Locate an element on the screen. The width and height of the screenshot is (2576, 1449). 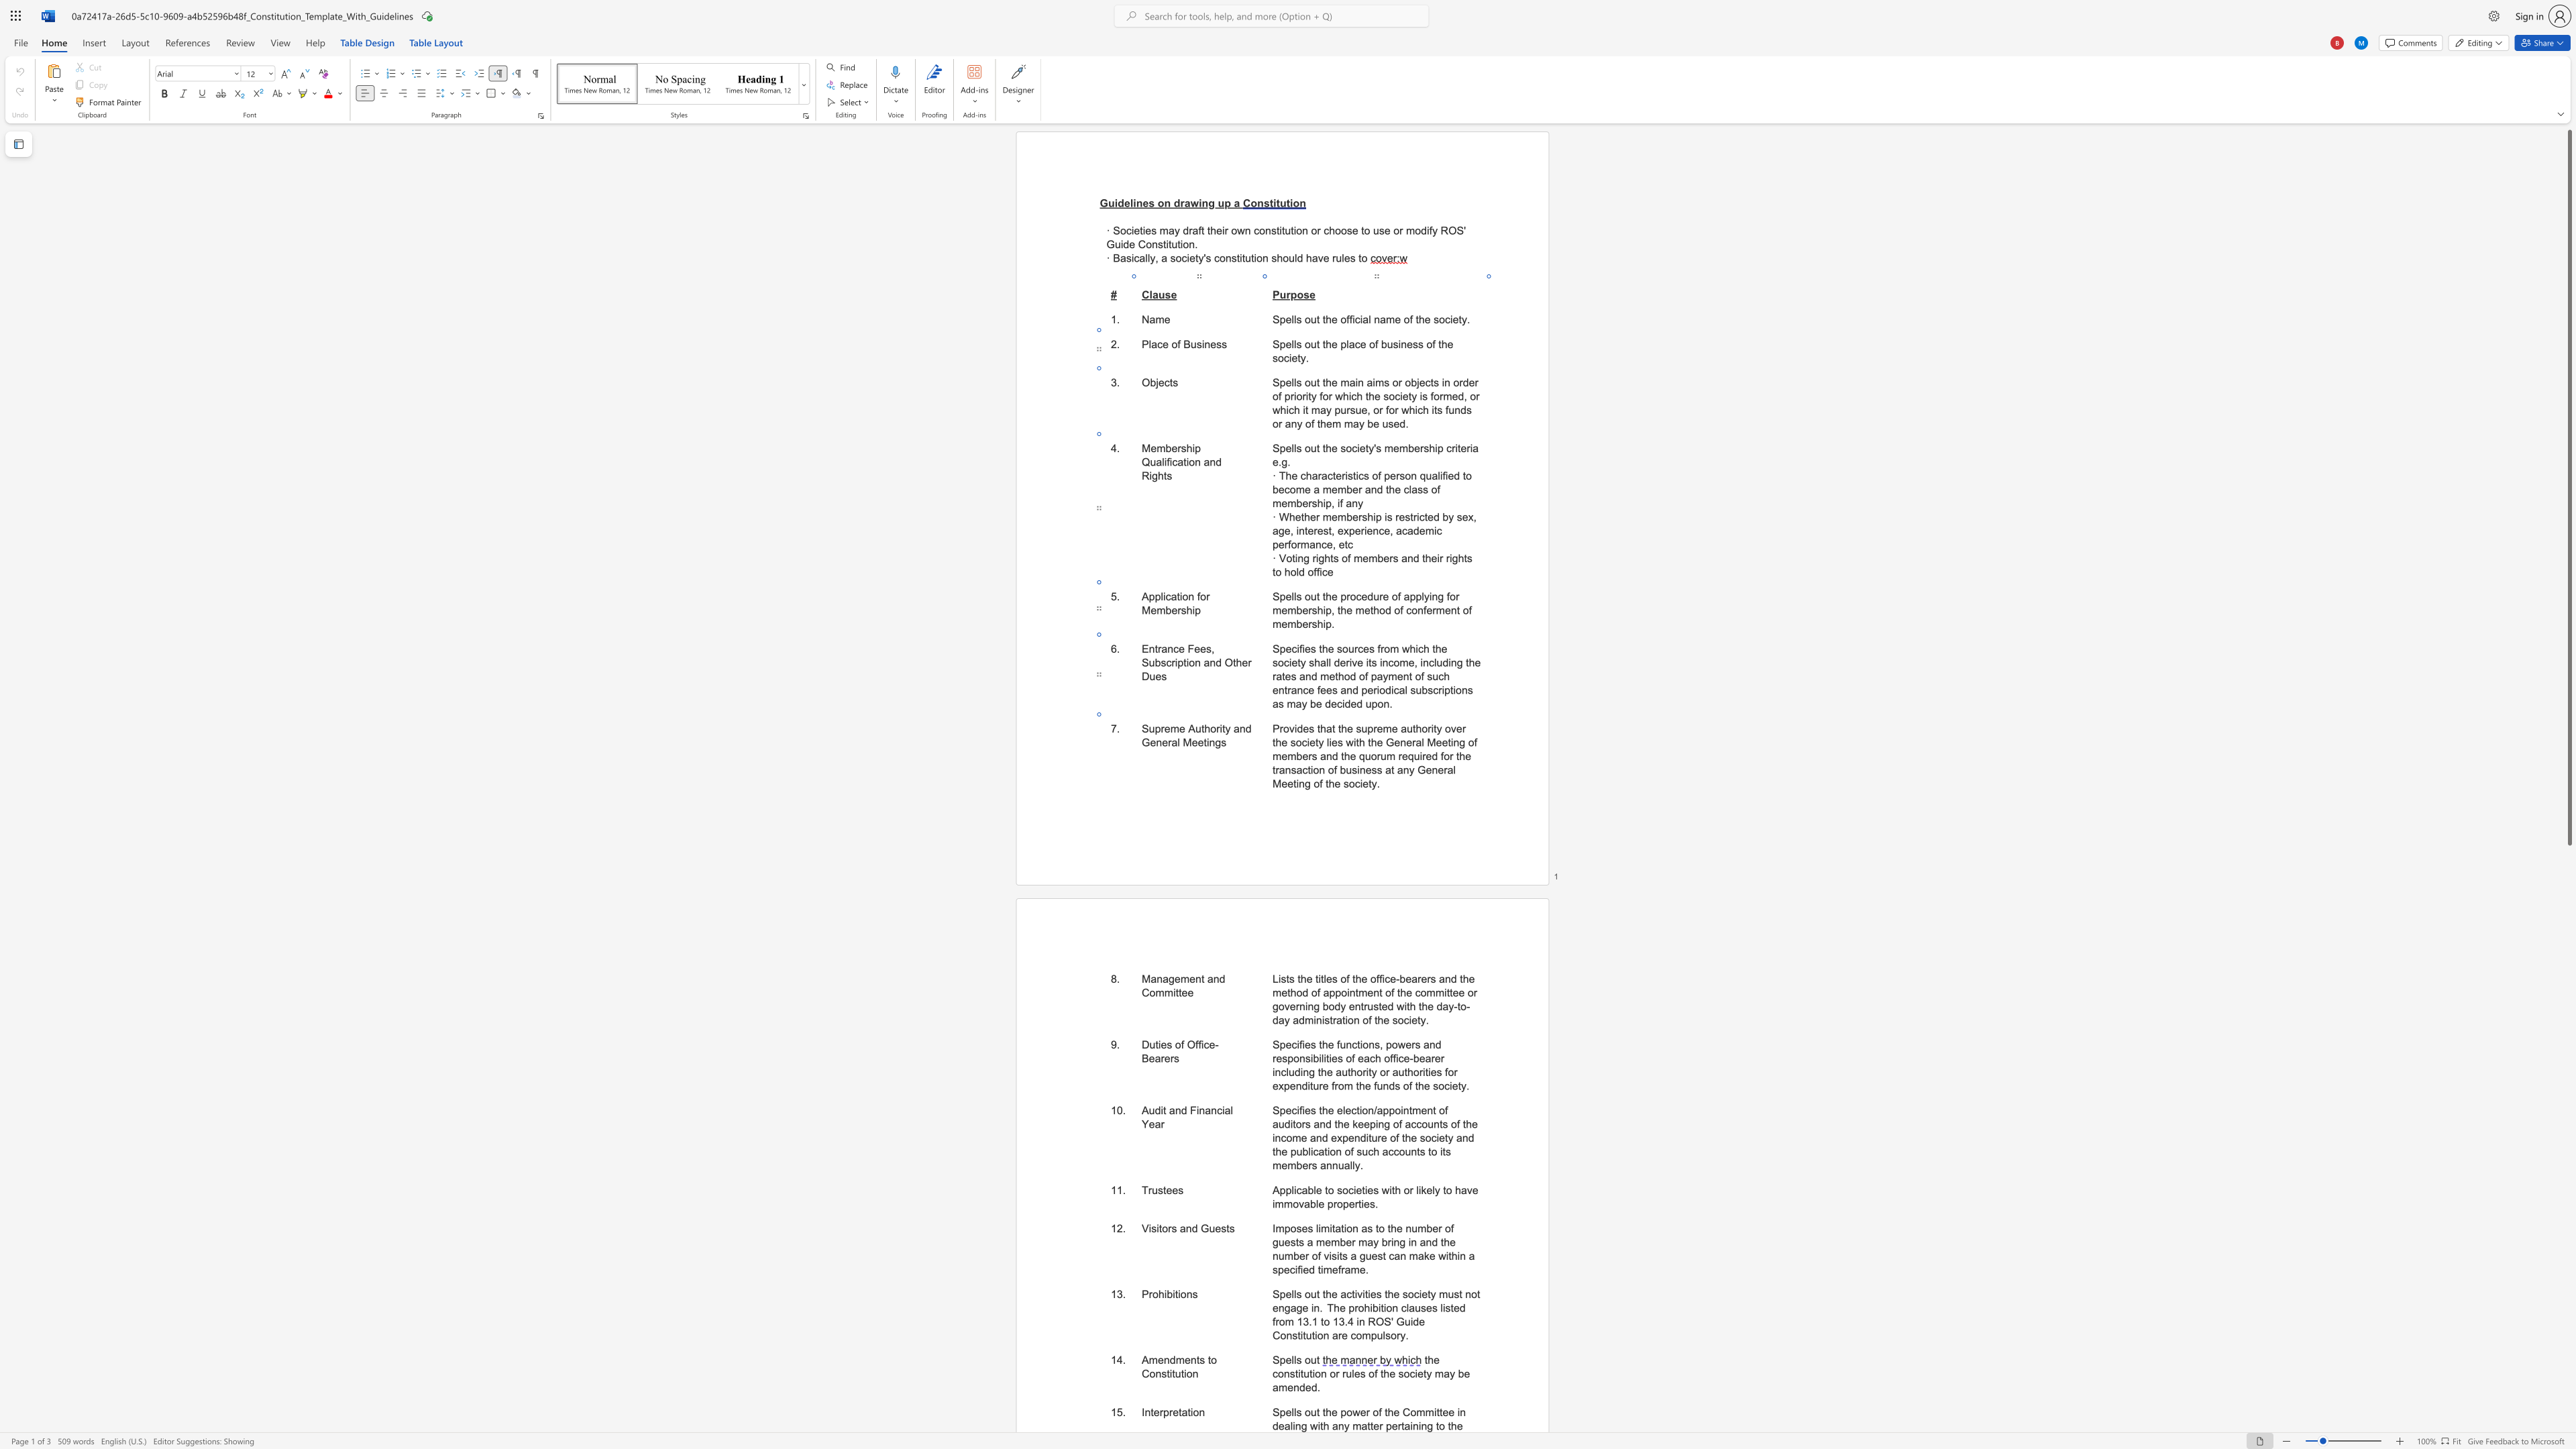
the 1th character "f" in the text is located at coordinates (1379, 1411).